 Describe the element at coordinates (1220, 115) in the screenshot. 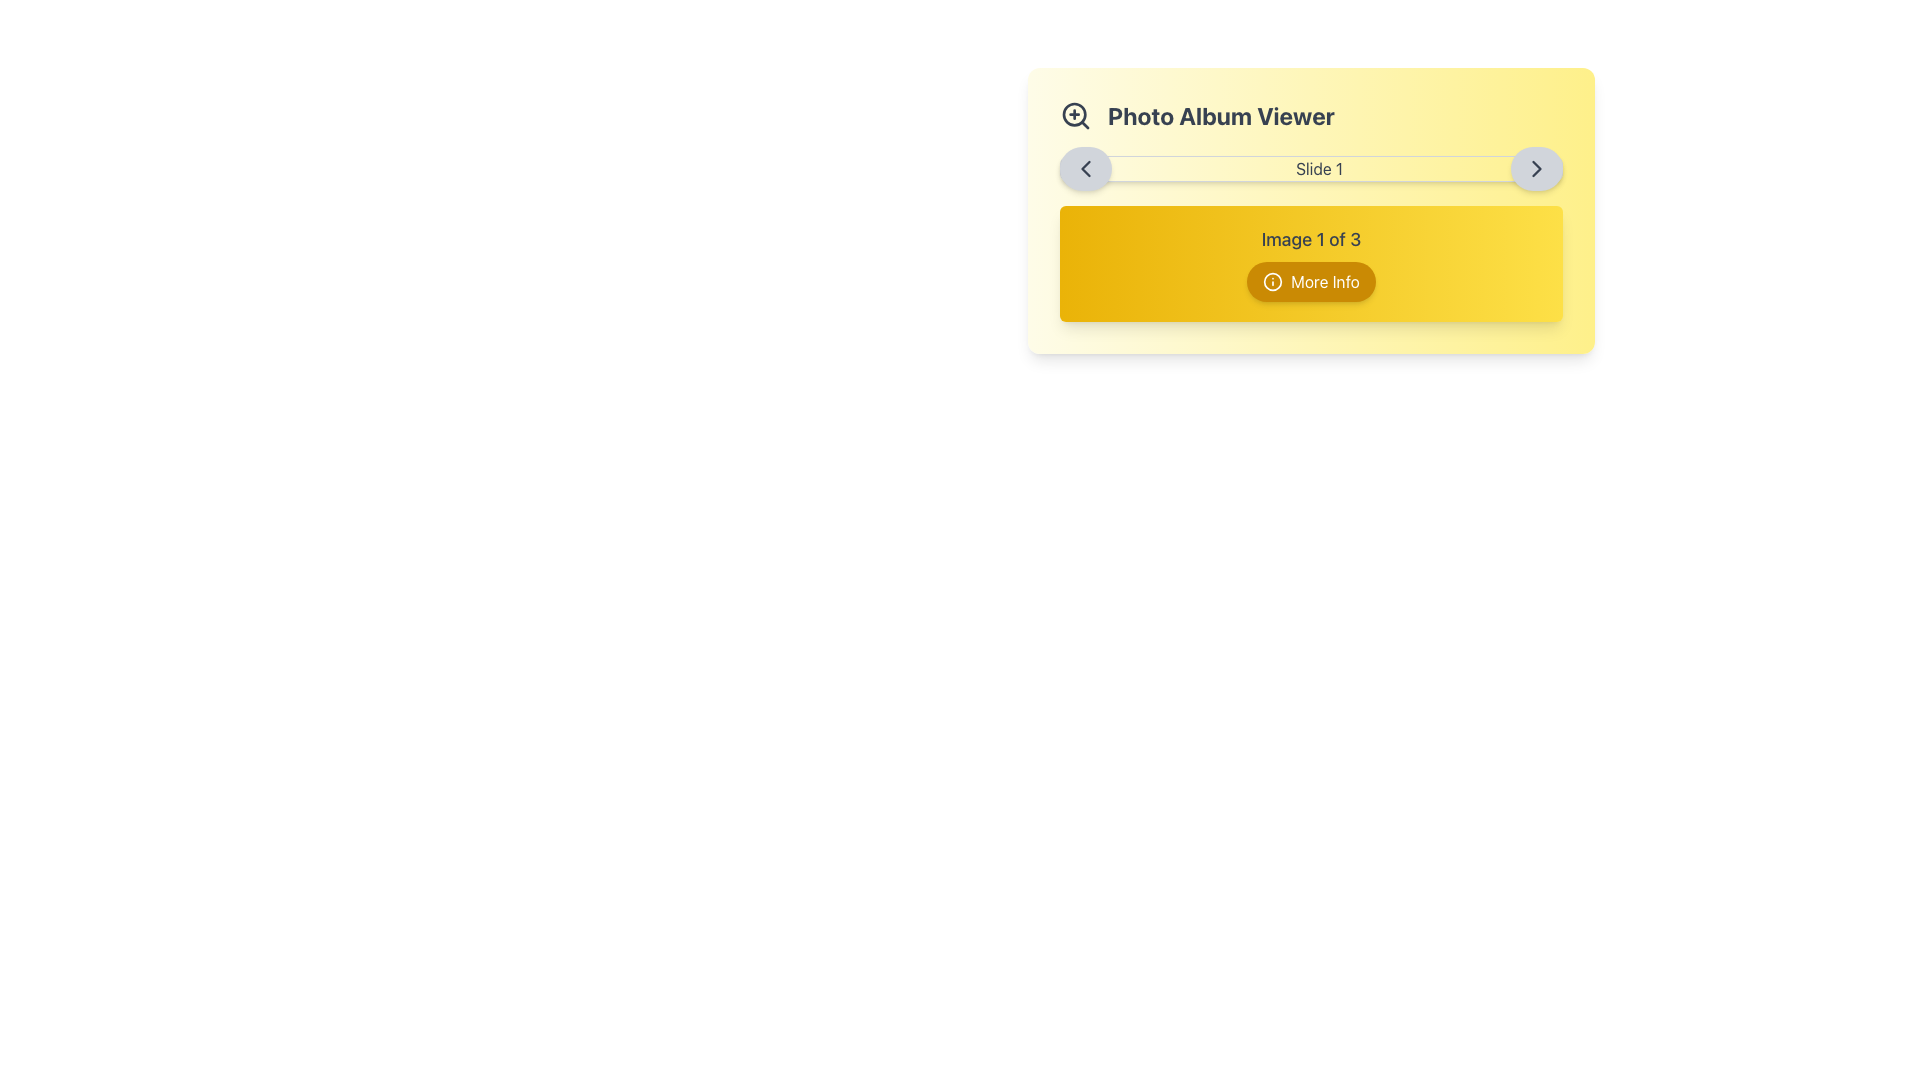

I see `the bold text label 'Photo Album Viewer' that is centrally located with a dark color on a light yellow background, positioned to the right of a magnifying glass icon` at that location.